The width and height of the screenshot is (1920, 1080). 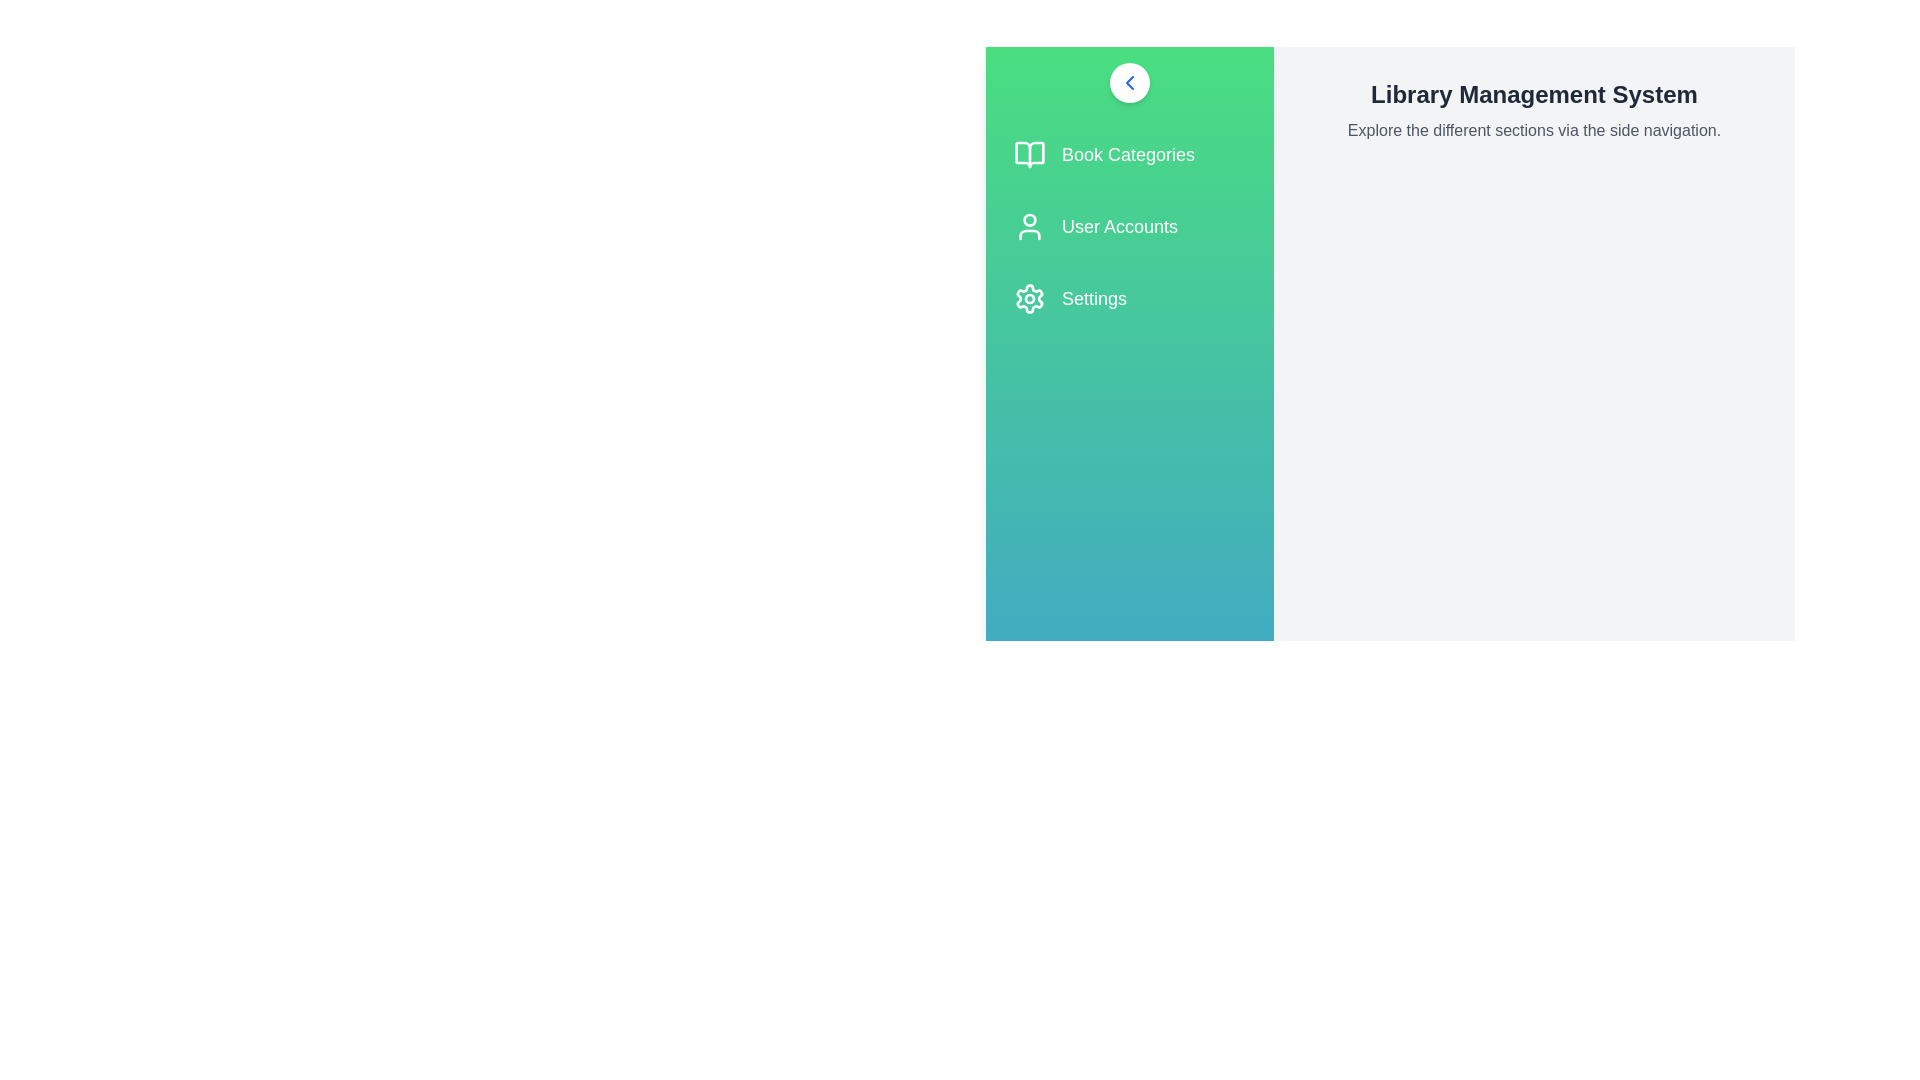 What do you see at coordinates (1129, 82) in the screenshot?
I see `toggle button at the top of the drawer to toggle its state` at bounding box center [1129, 82].